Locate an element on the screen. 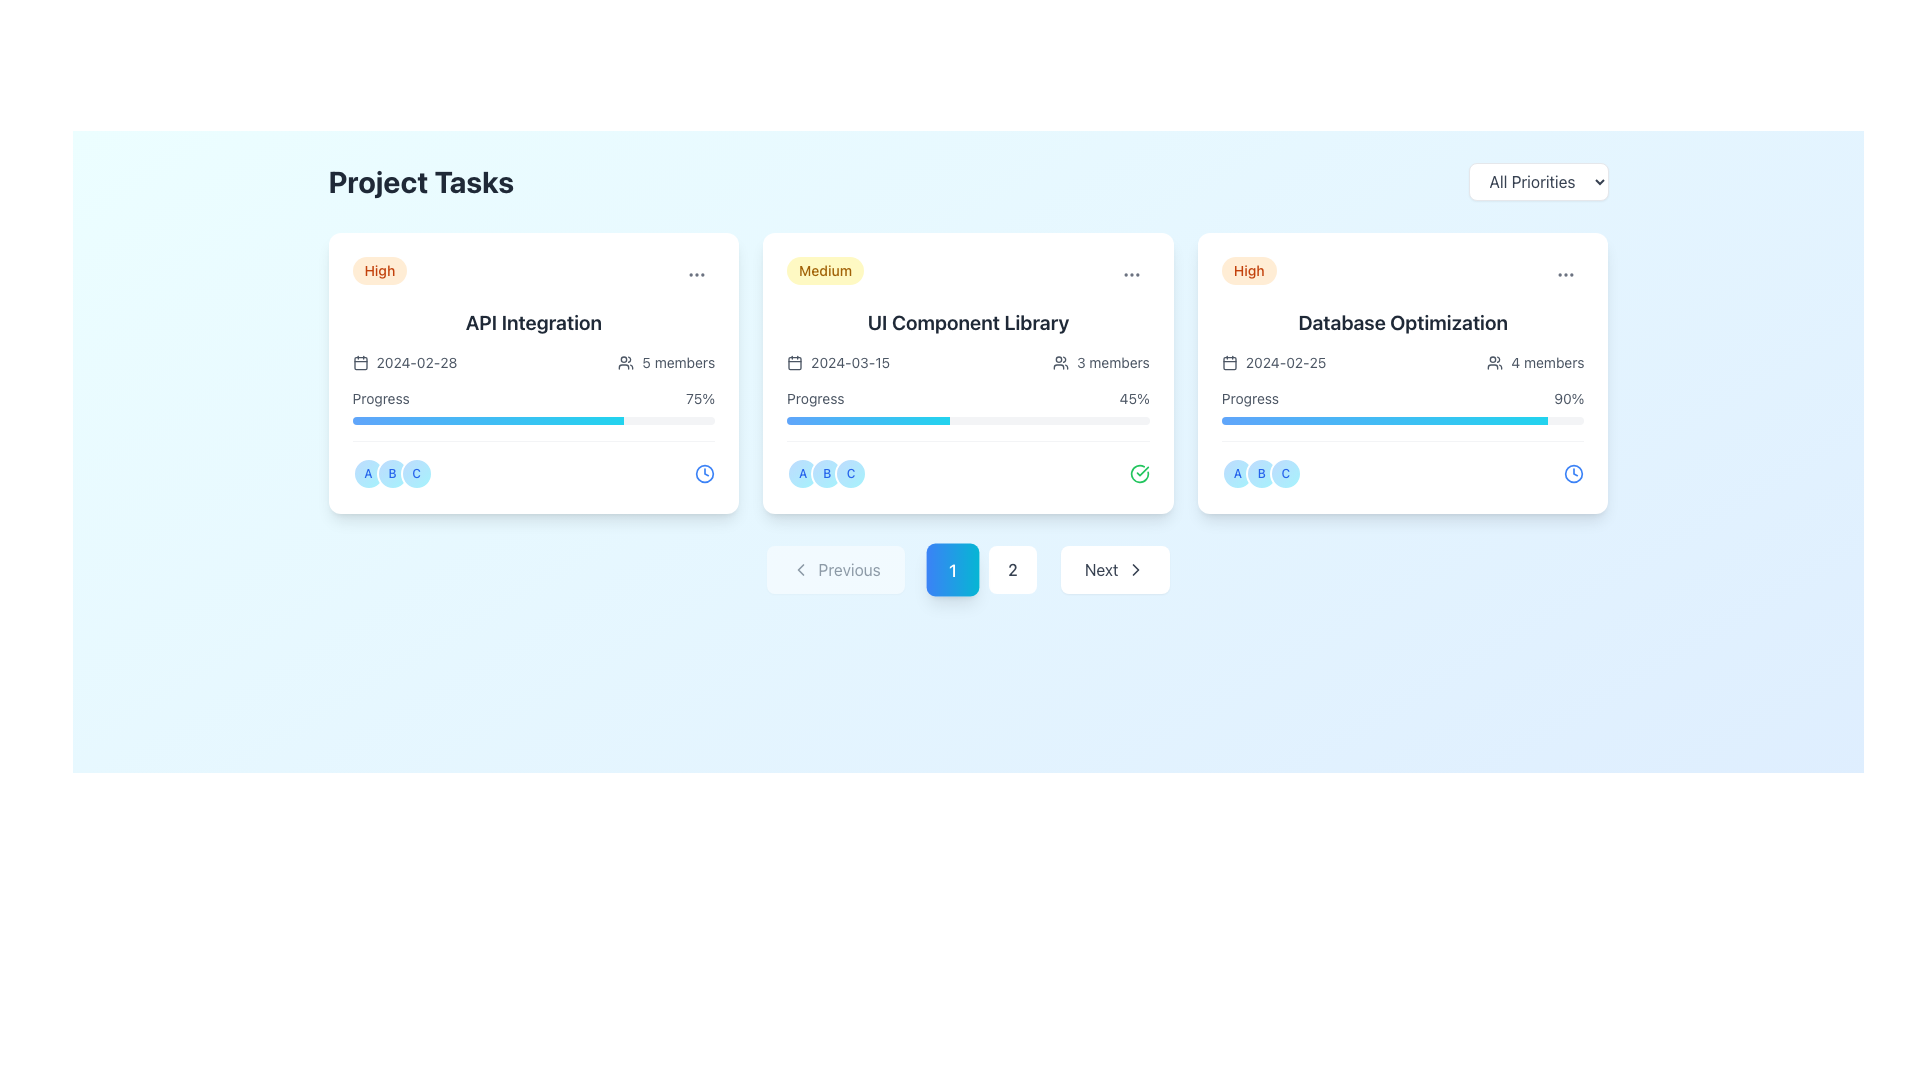  the date text element '2024-02-28' which is located next to the calendar icon, positioned above the 'Progress 75%' bar in the task card titled 'API Integration' is located at coordinates (403, 362).